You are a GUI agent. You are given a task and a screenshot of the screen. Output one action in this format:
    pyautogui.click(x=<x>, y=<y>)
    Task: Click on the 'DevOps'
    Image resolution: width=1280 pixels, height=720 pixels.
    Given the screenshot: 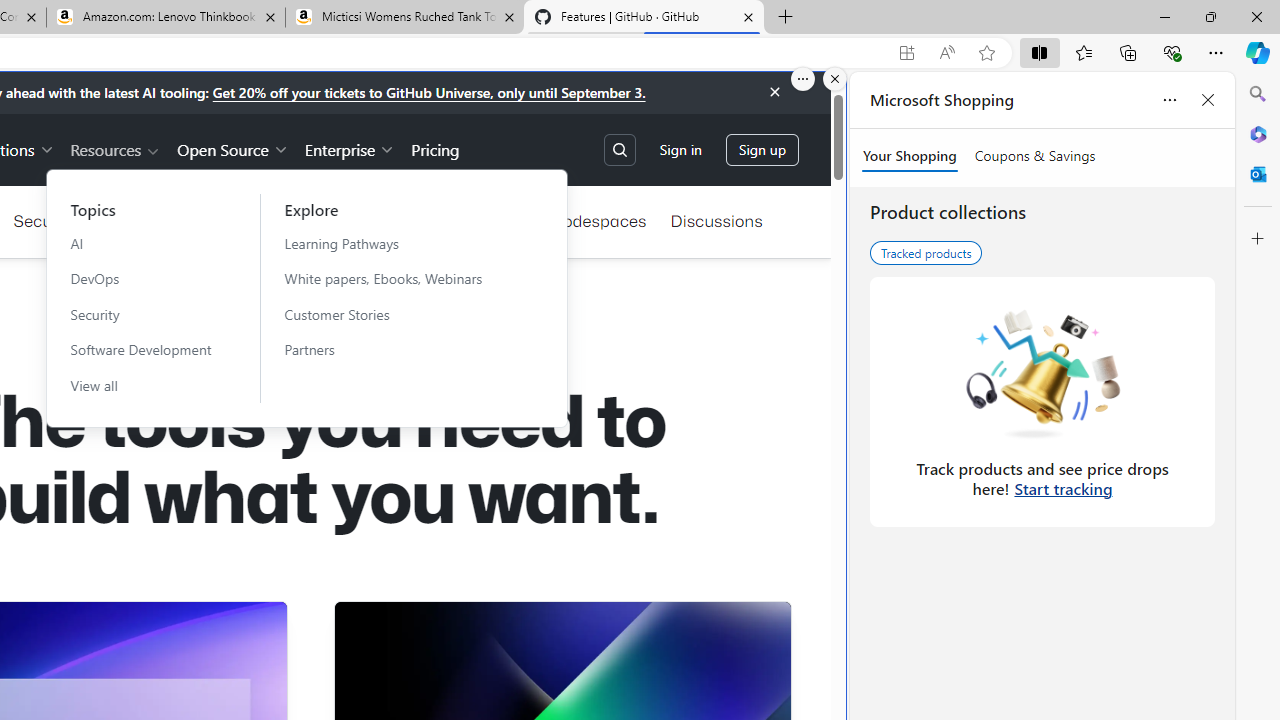 What is the action you would take?
    pyautogui.click(x=140, y=278)
    